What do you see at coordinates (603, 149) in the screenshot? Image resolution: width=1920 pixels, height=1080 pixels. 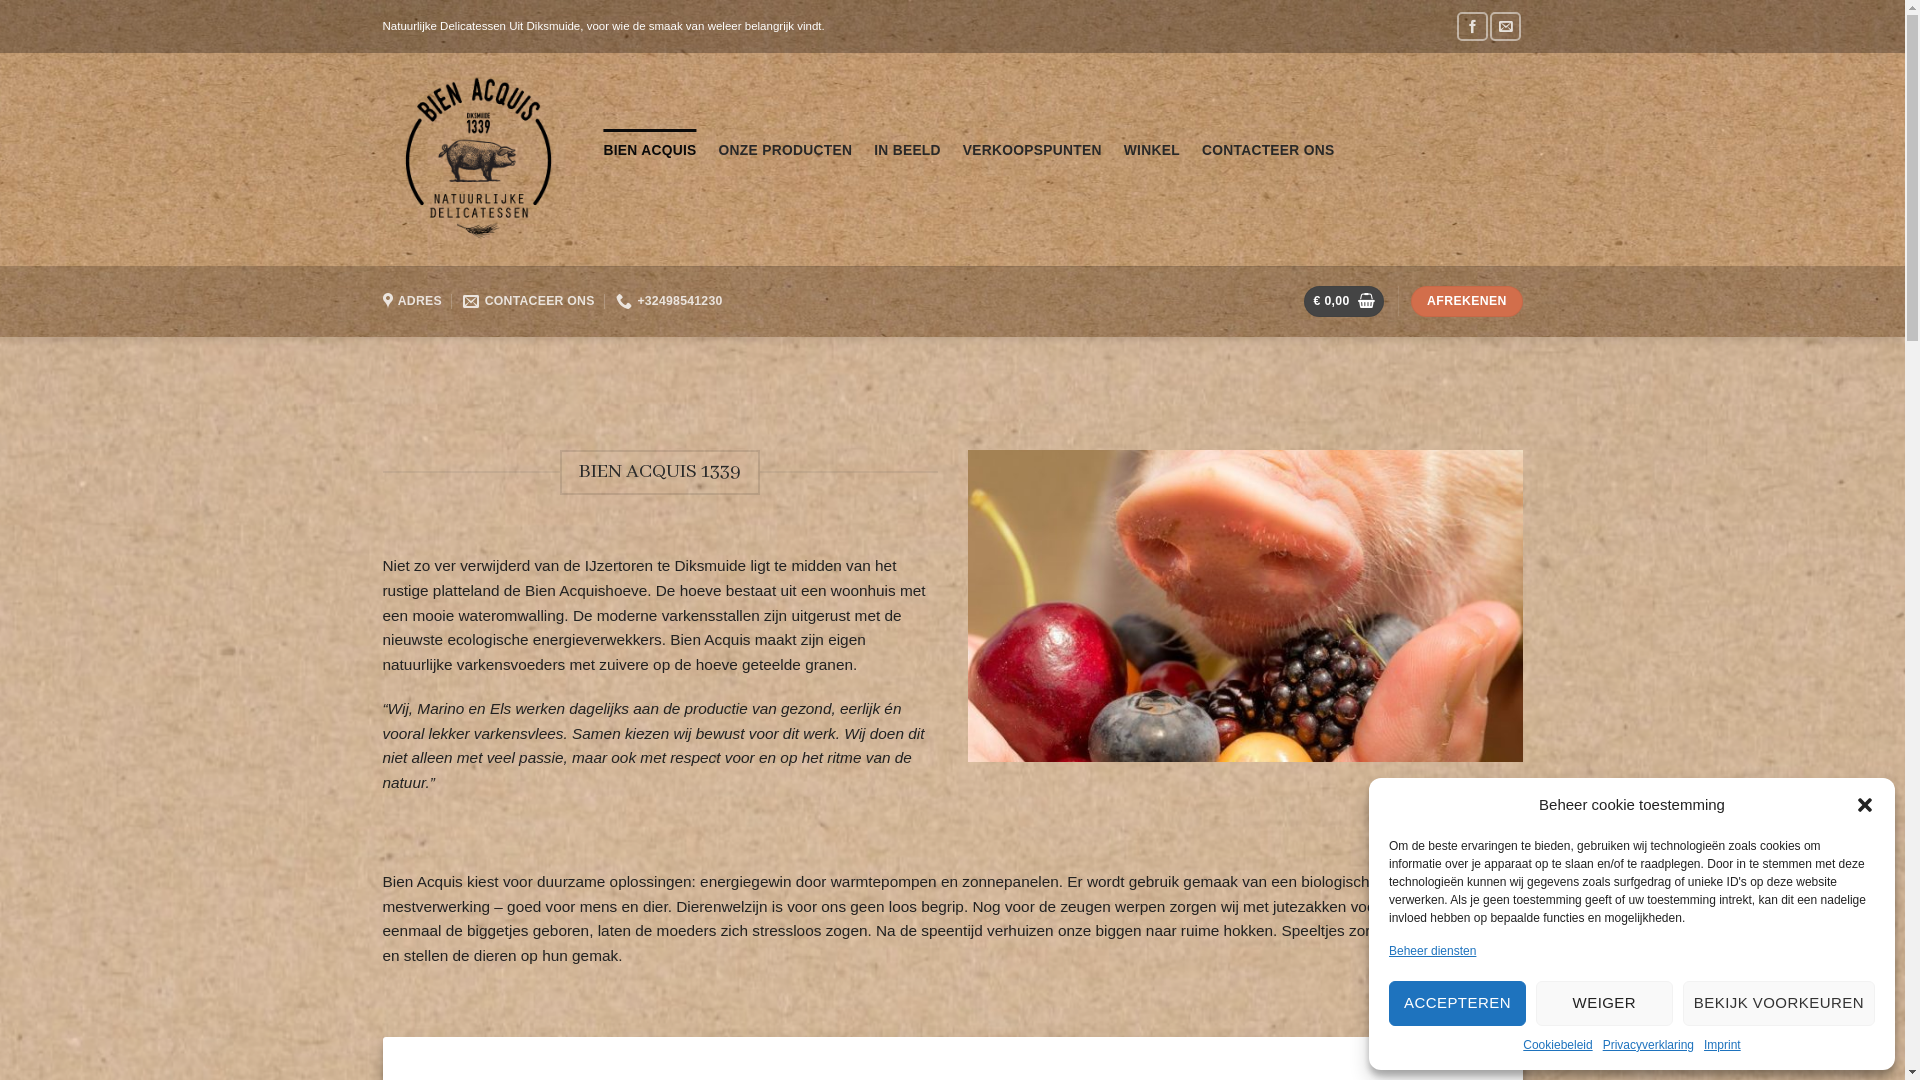 I see `'BIEN ACQUIS'` at bounding box center [603, 149].